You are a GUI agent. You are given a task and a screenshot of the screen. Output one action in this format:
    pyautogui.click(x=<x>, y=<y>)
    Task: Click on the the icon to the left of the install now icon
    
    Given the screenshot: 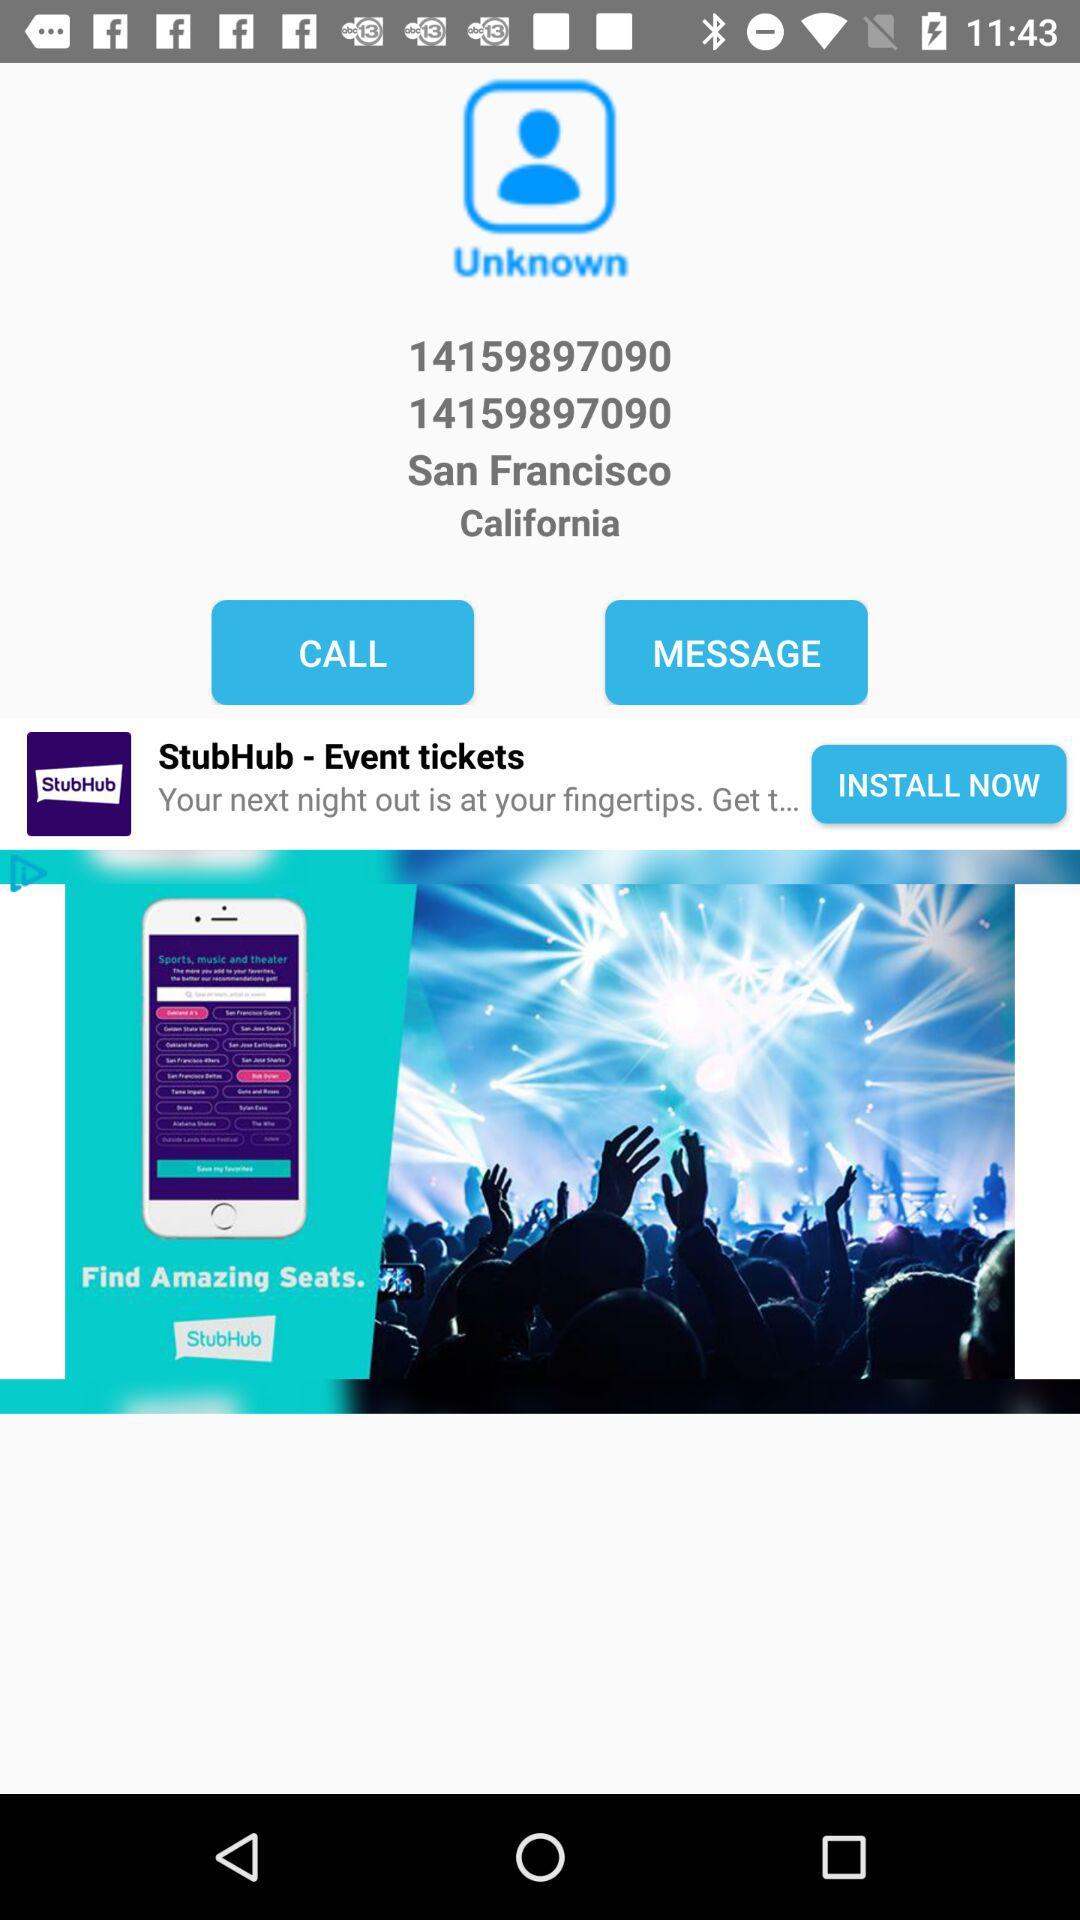 What is the action you would take?
    pyautogui.click(x=484, y=798)
    